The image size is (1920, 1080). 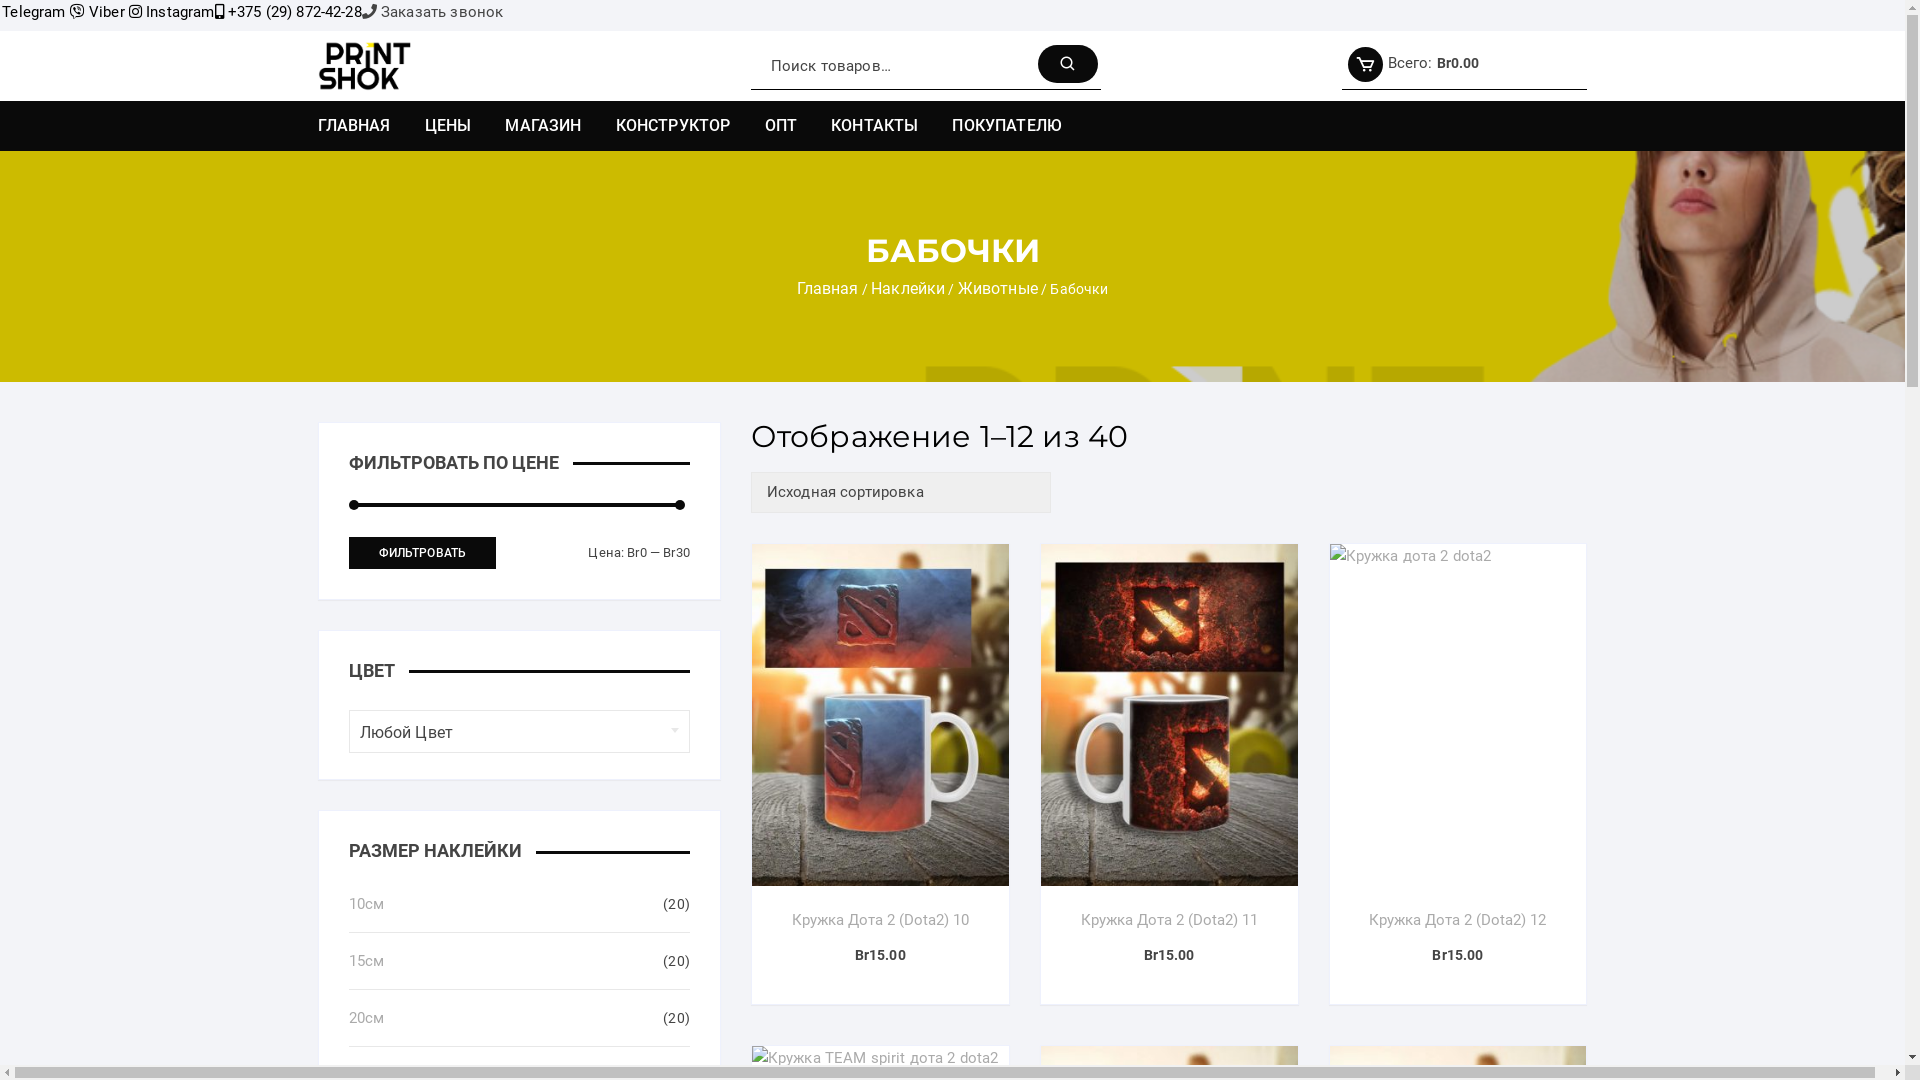 What do you see at coordinates (287, 11) in the screenshot?
I see `'+375 (29) 872-42-28'` at bounding box center [287, 11].